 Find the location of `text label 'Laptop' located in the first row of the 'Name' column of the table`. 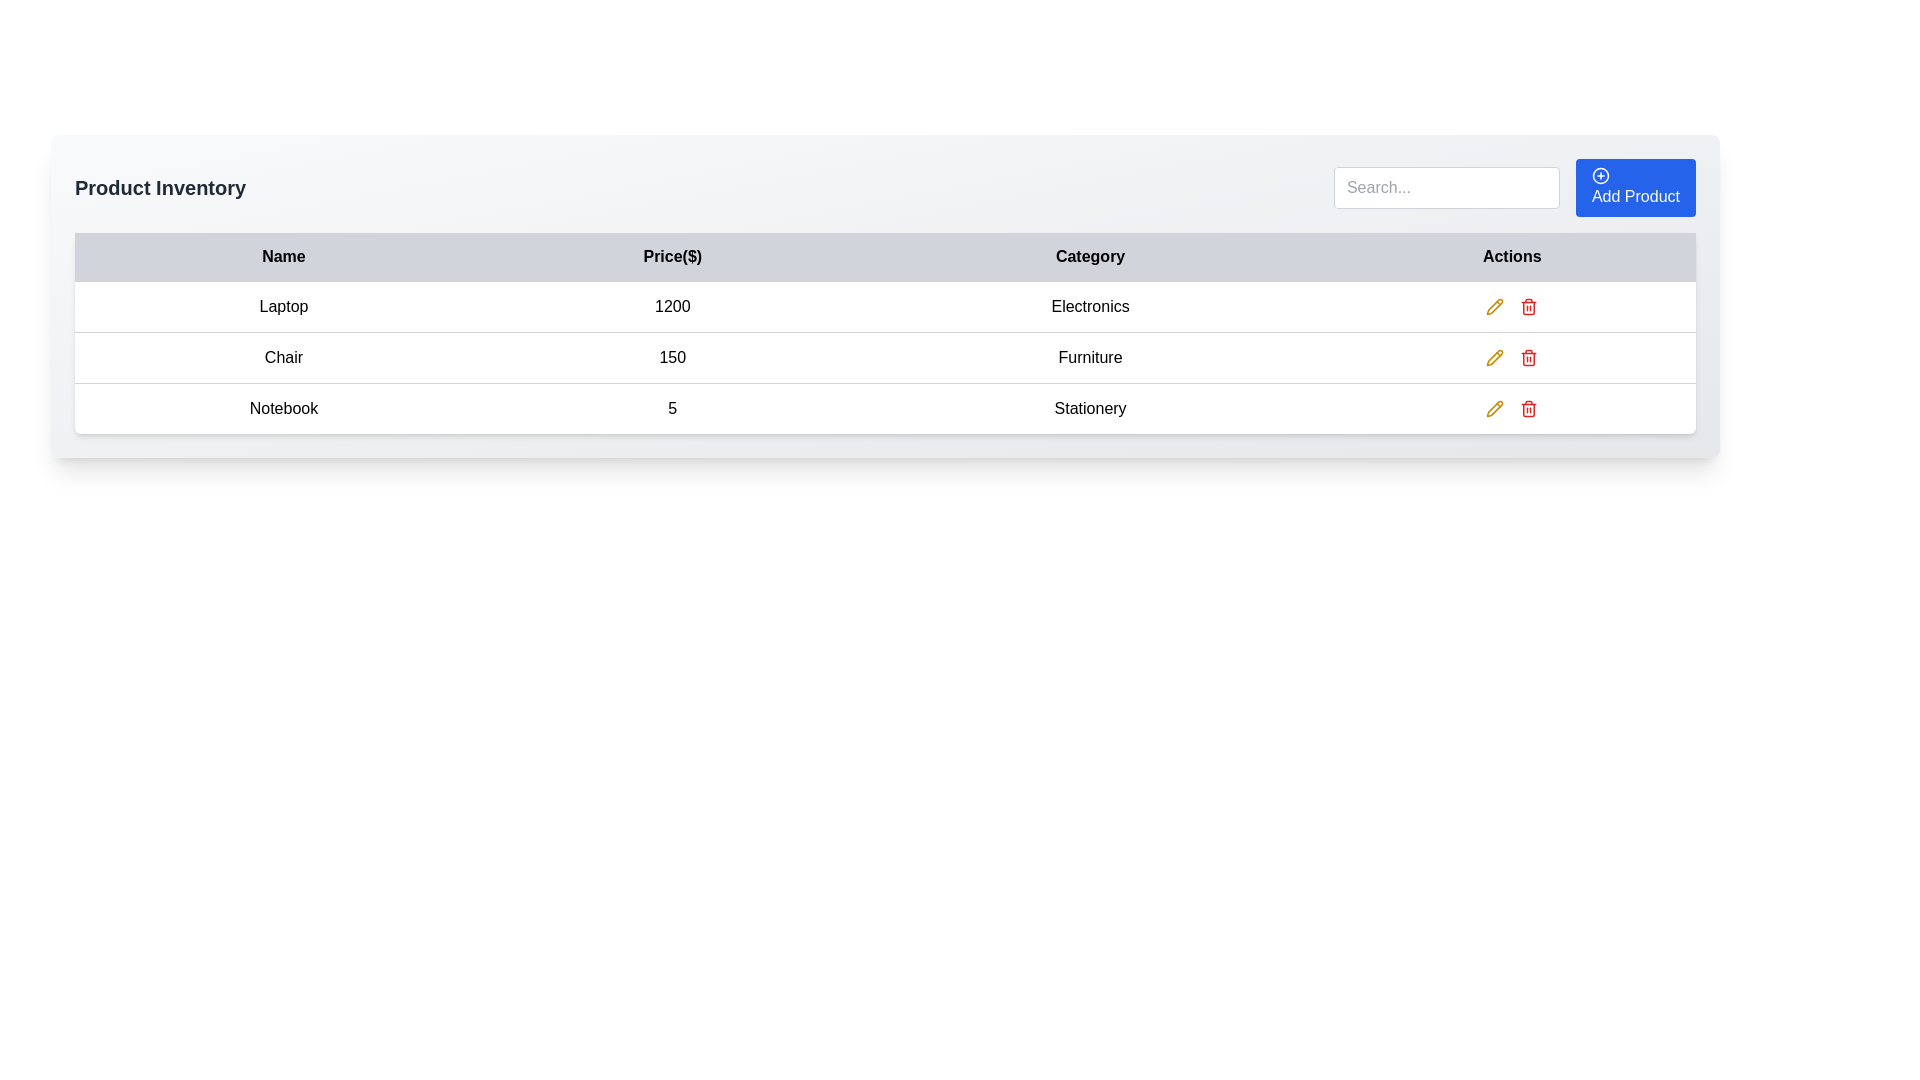

text label 'Laptop' located in the first row of the 'Name' column of the table is located at coordinates (282, 307).